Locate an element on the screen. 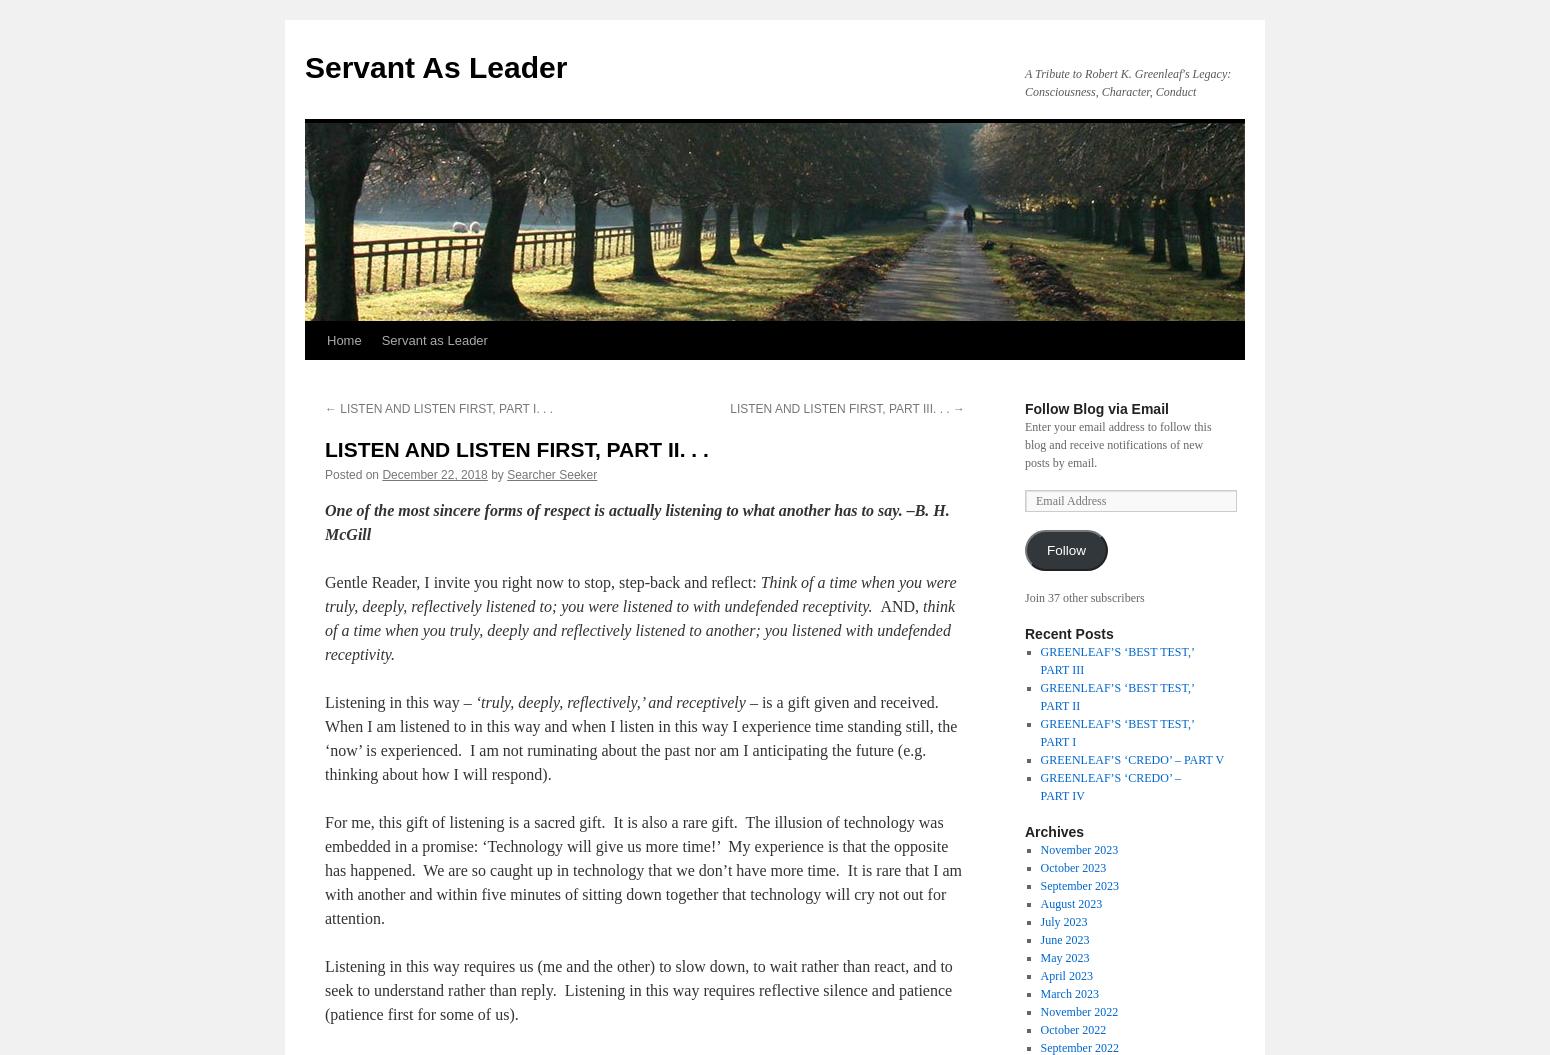  'Follow' is located at coordinates (1065, 549).